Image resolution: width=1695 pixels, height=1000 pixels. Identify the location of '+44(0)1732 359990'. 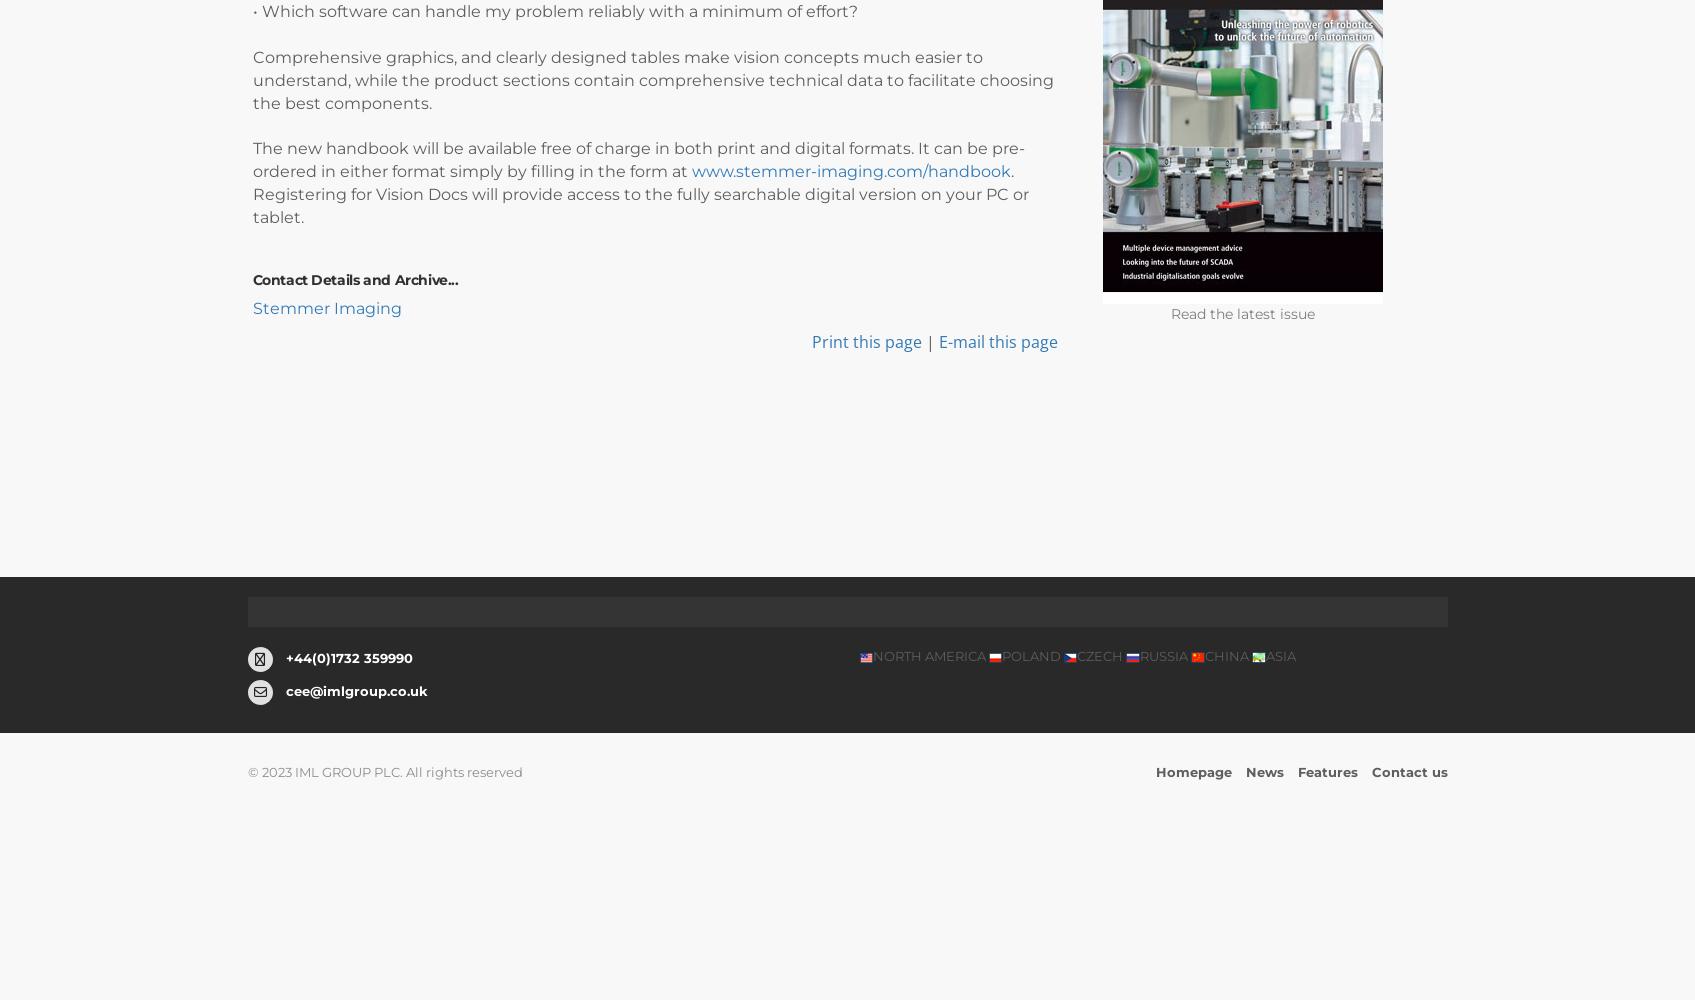
(284, 658).